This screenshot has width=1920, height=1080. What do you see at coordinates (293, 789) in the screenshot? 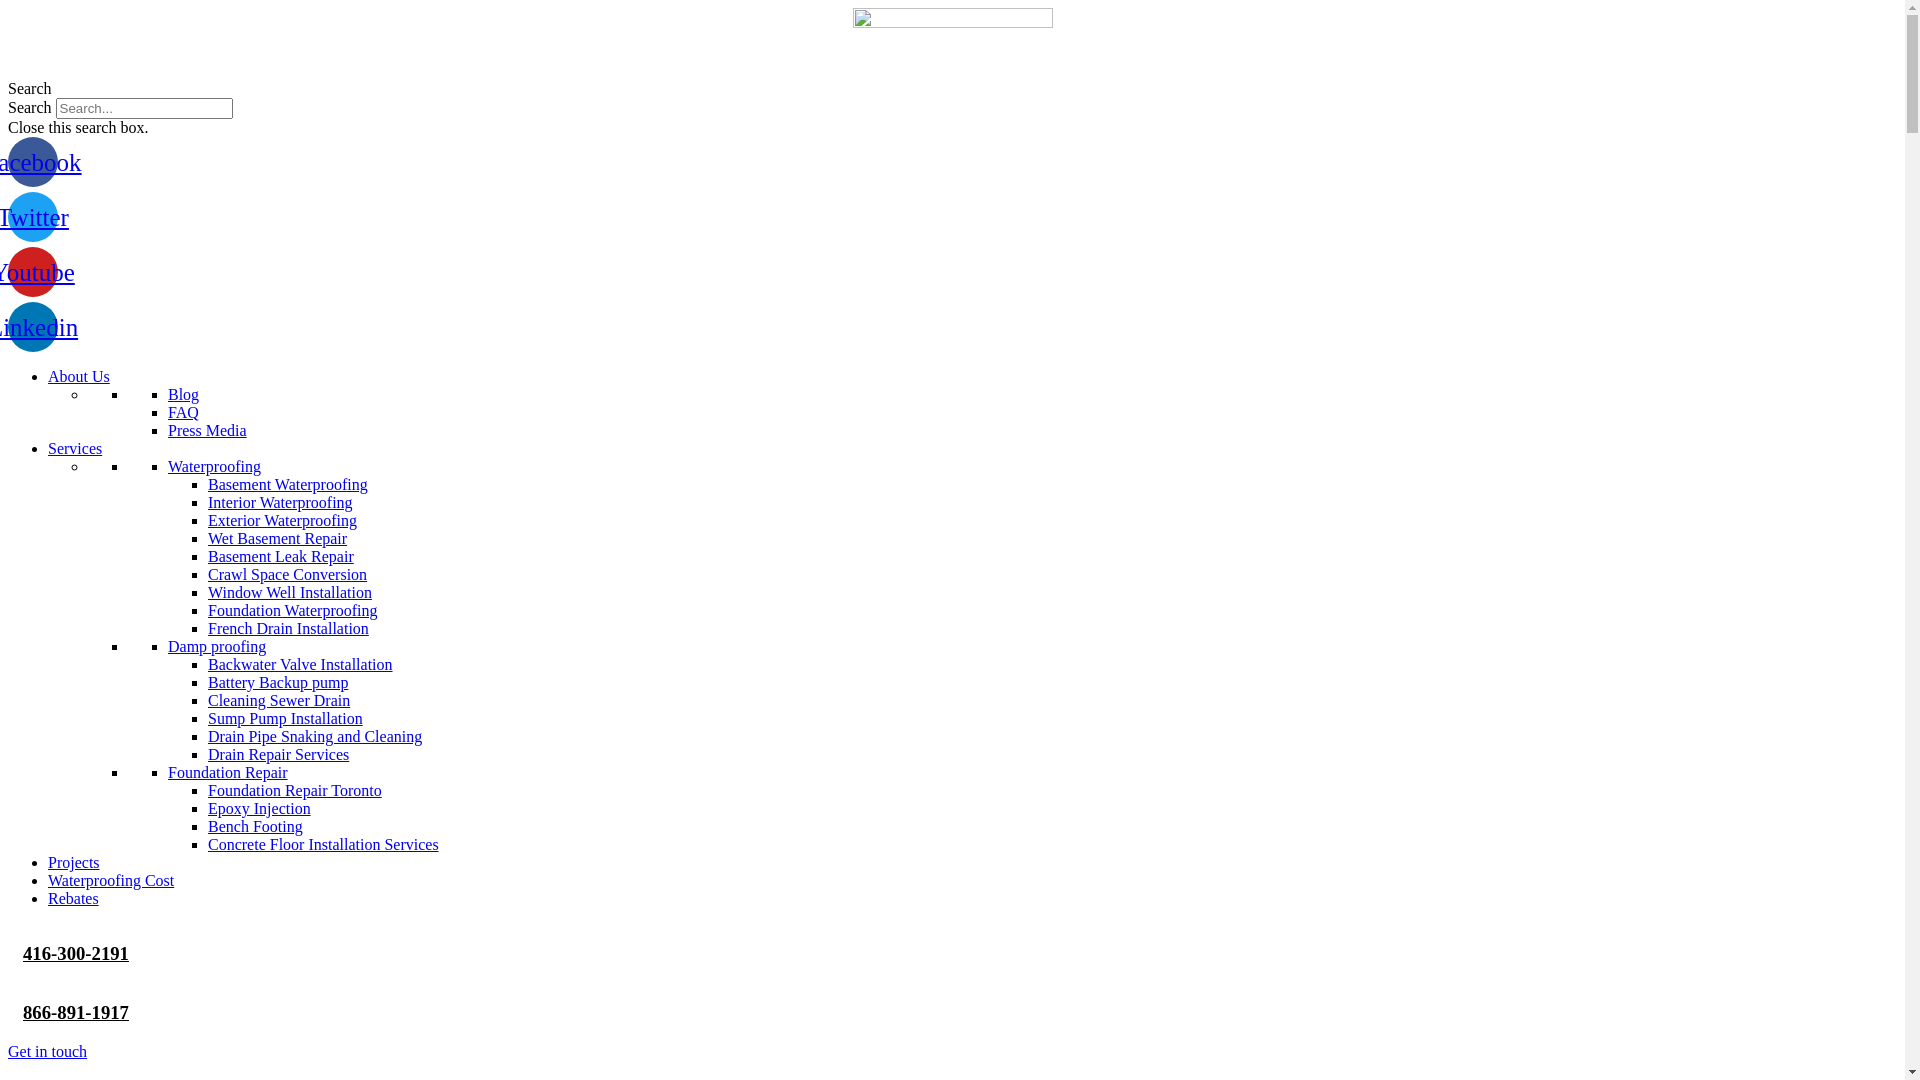
I see `'Foundation Repair Toronto'` at bounding box center [293, 789].